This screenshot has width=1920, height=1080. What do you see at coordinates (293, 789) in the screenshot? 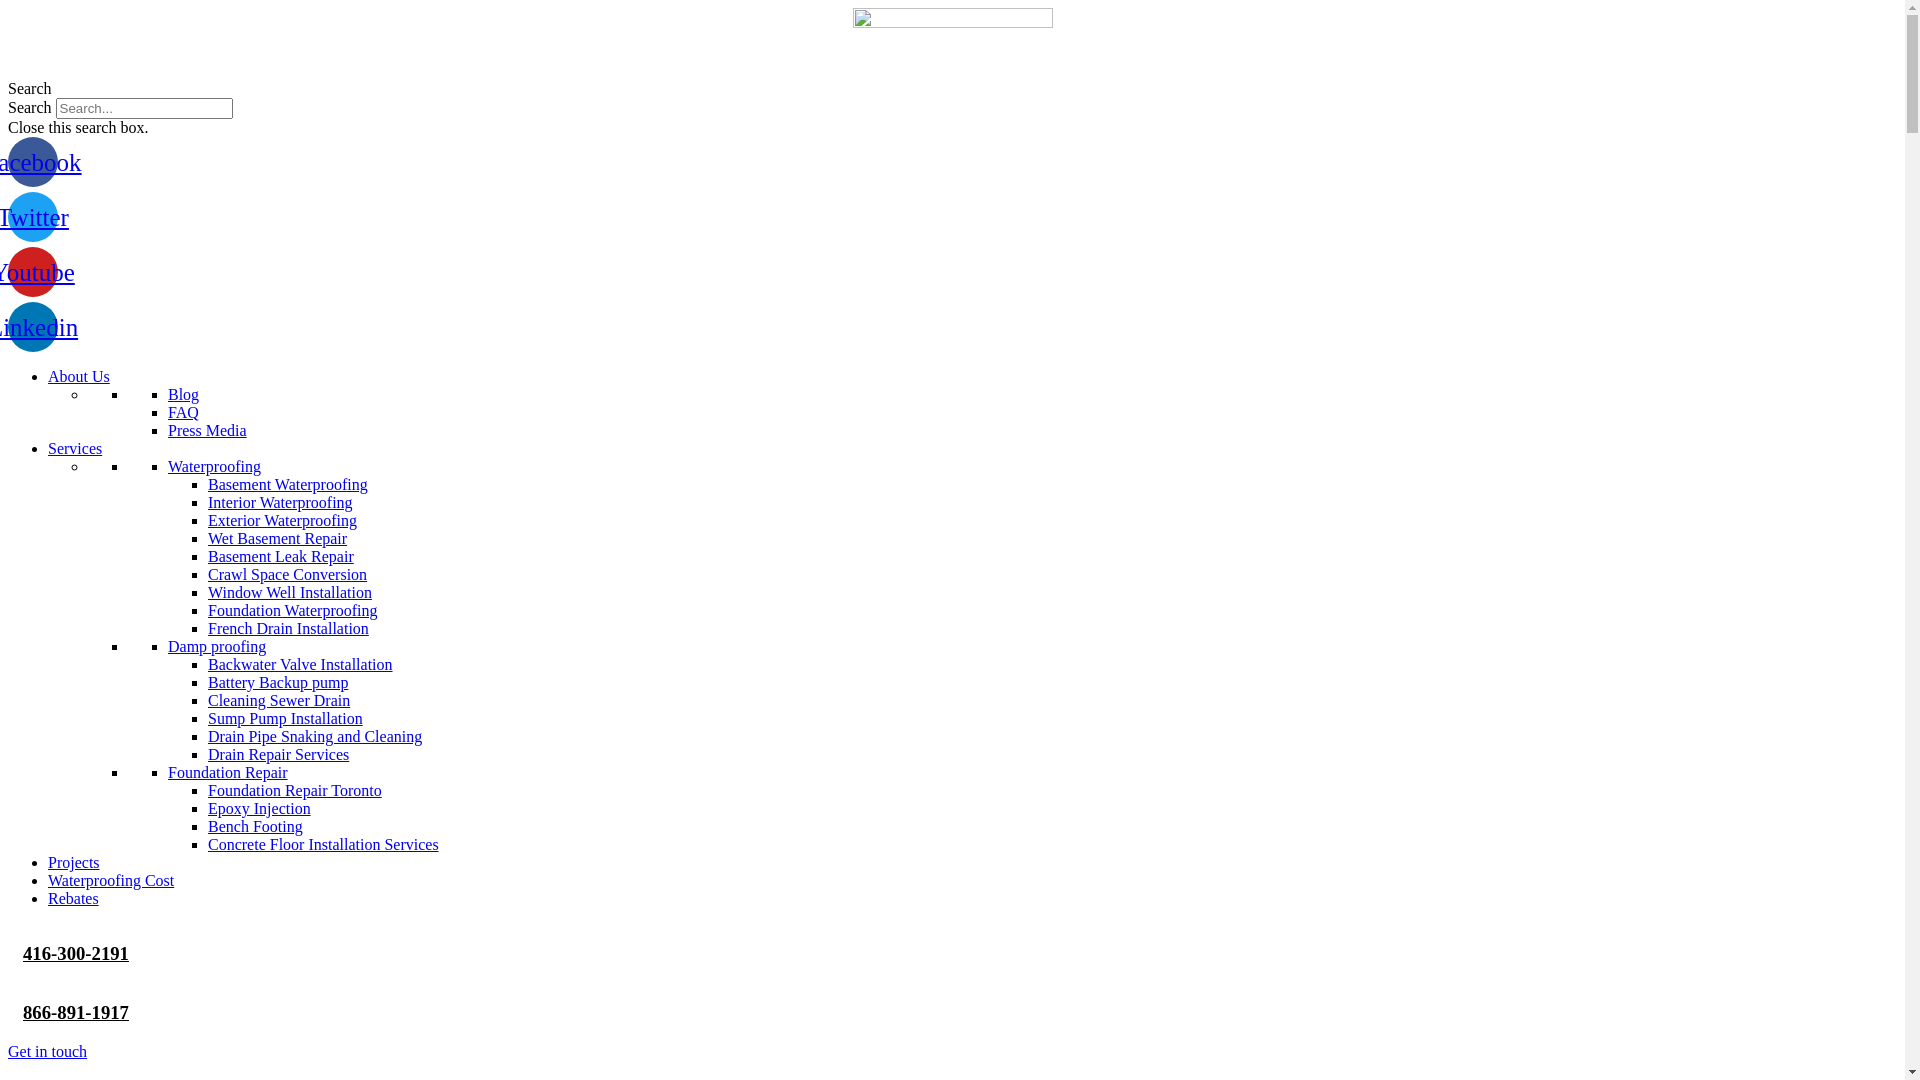
I see `'Foundation Repair Toronto'` at bounding box center [293, 789].